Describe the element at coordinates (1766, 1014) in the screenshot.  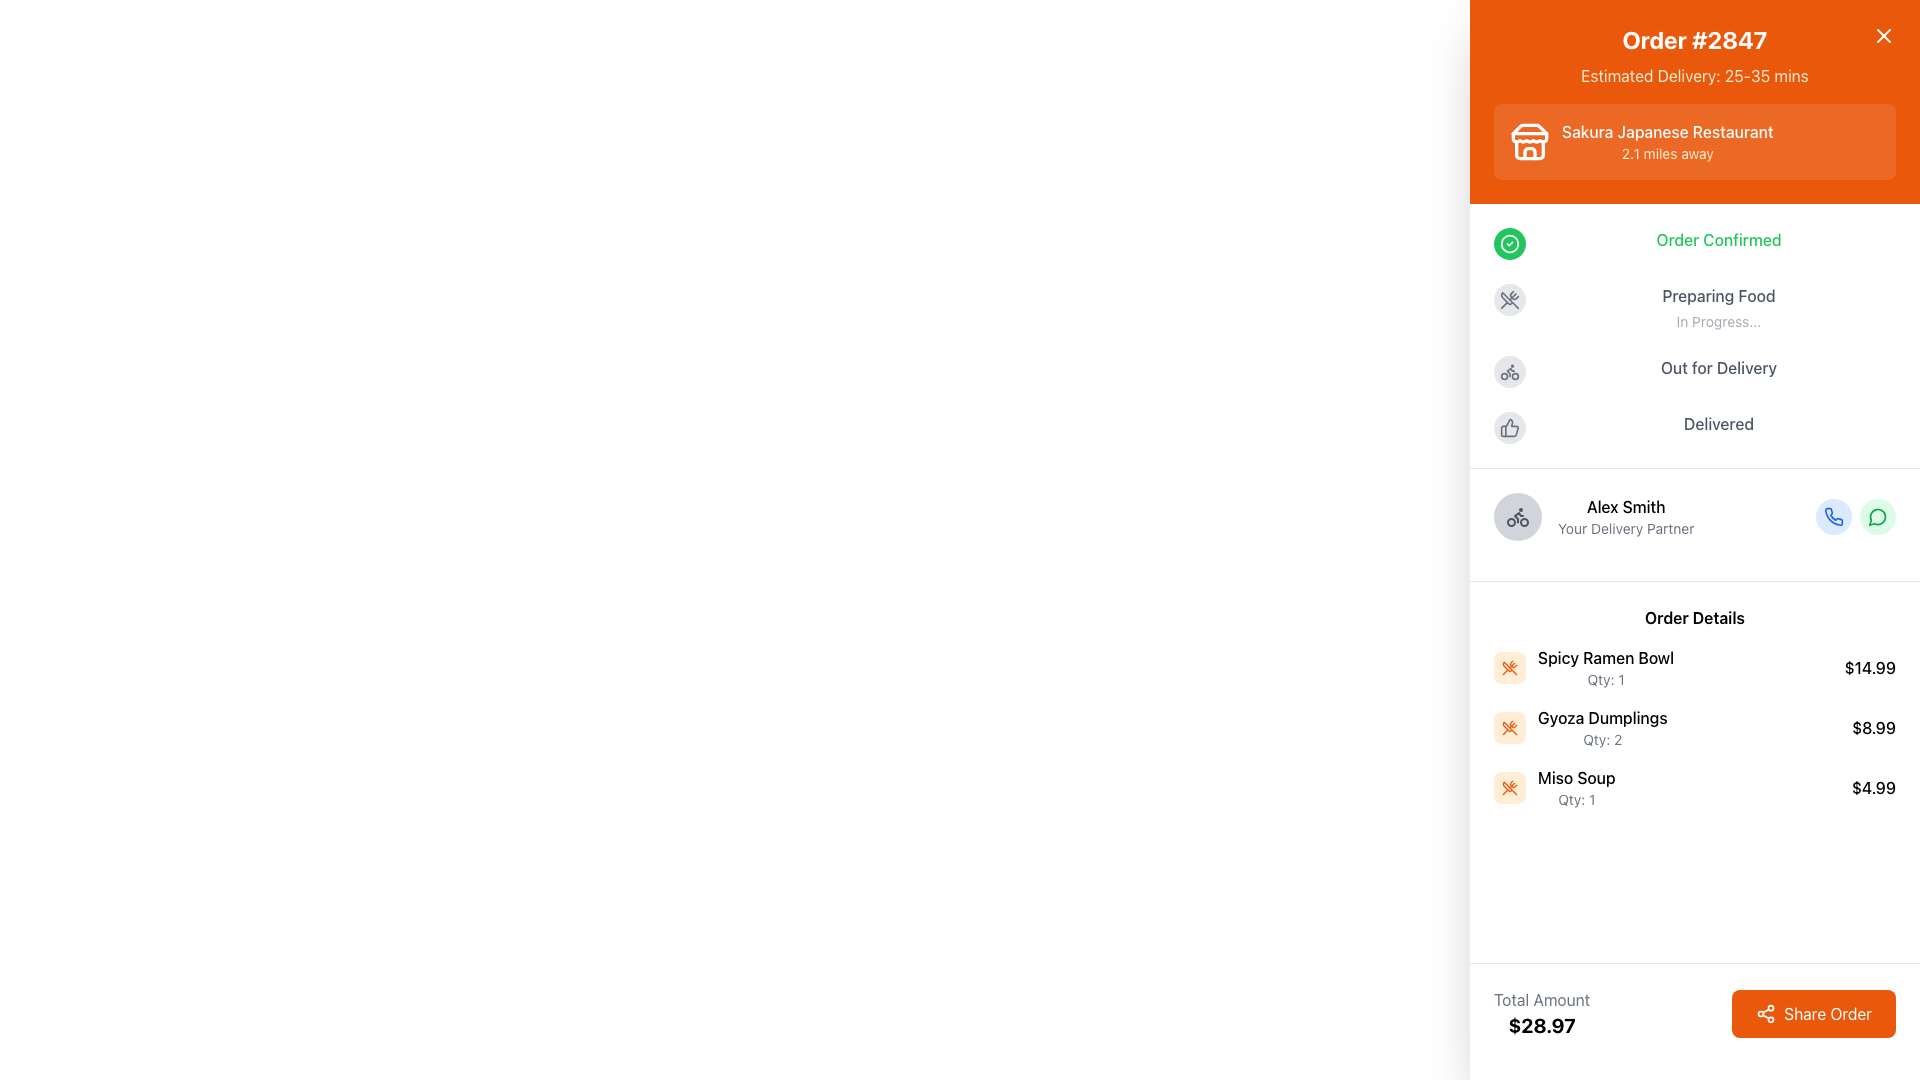
I see `the left-aligned icon within the 'Share Order' button located in the bottom-right corner of the panel with an orange background` at that location.